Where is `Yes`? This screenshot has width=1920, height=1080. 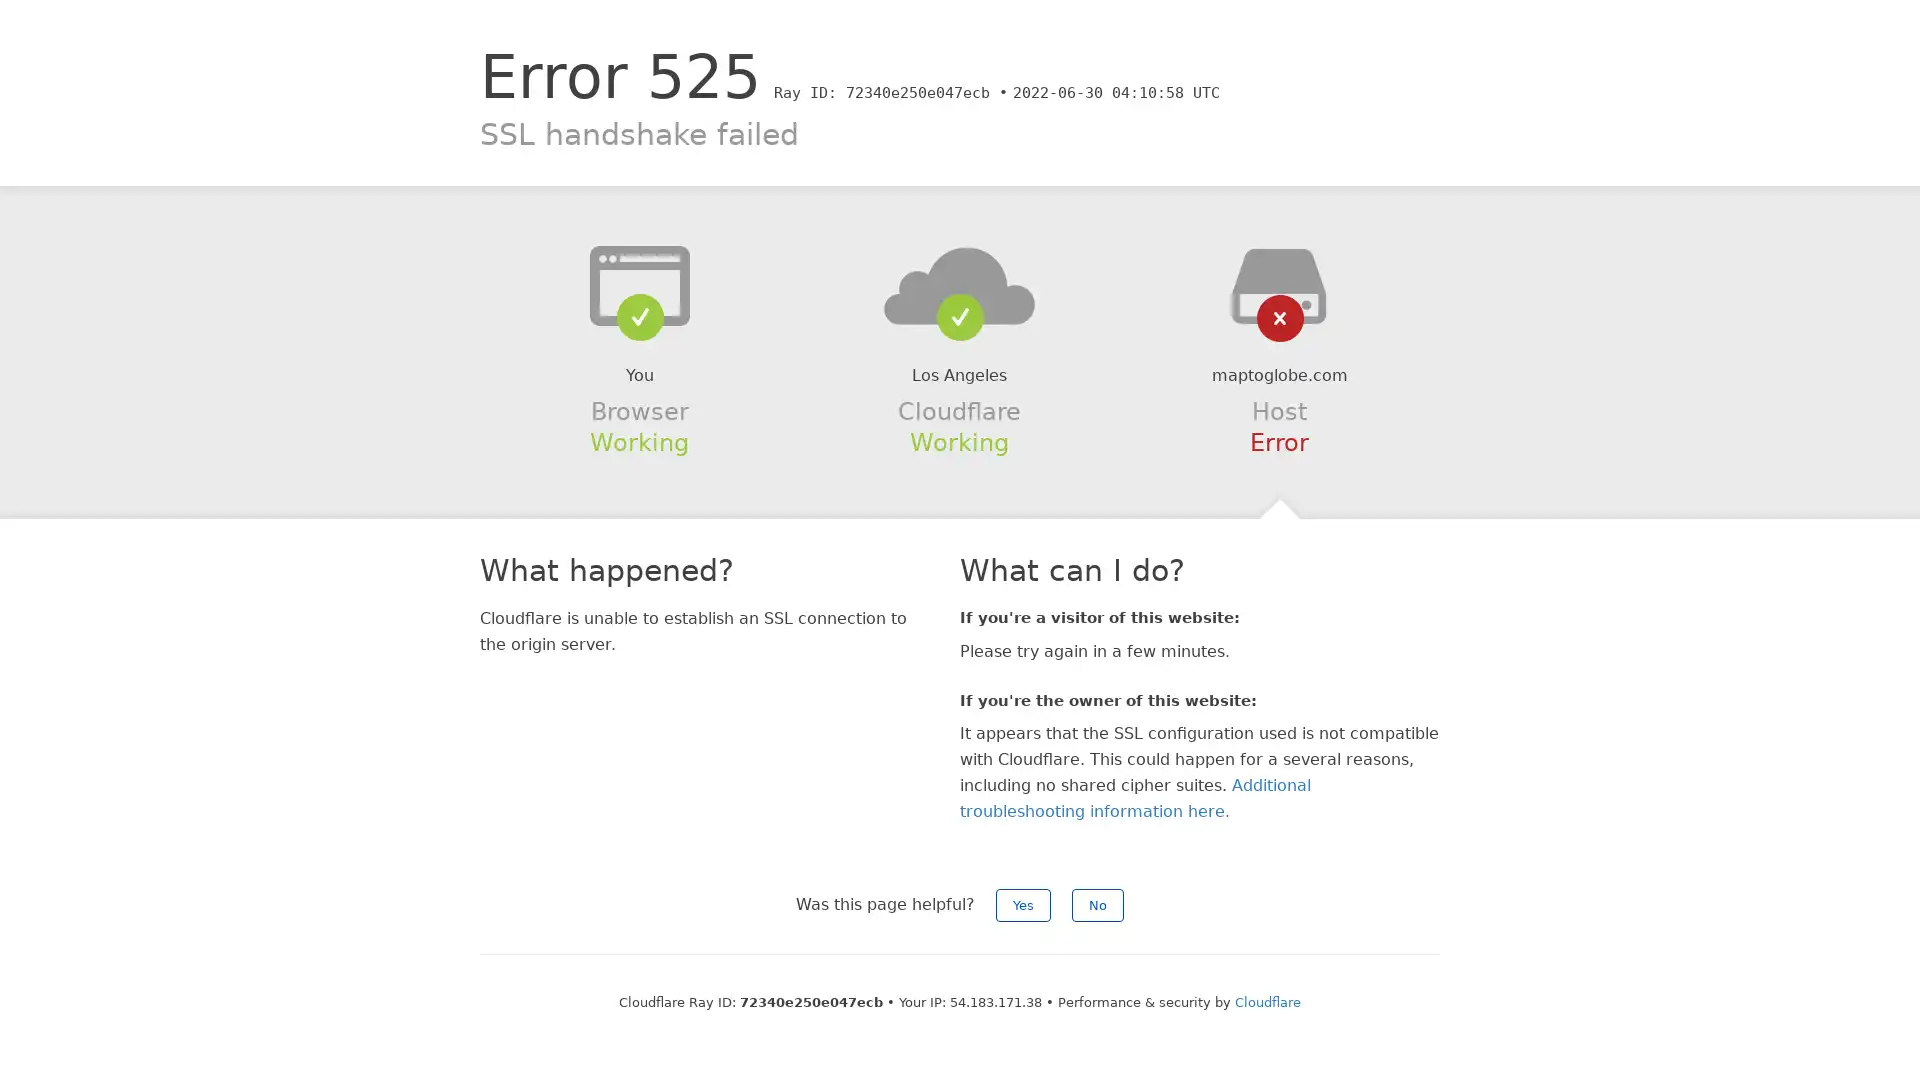
Yes is located at coordinates (1023, 905).